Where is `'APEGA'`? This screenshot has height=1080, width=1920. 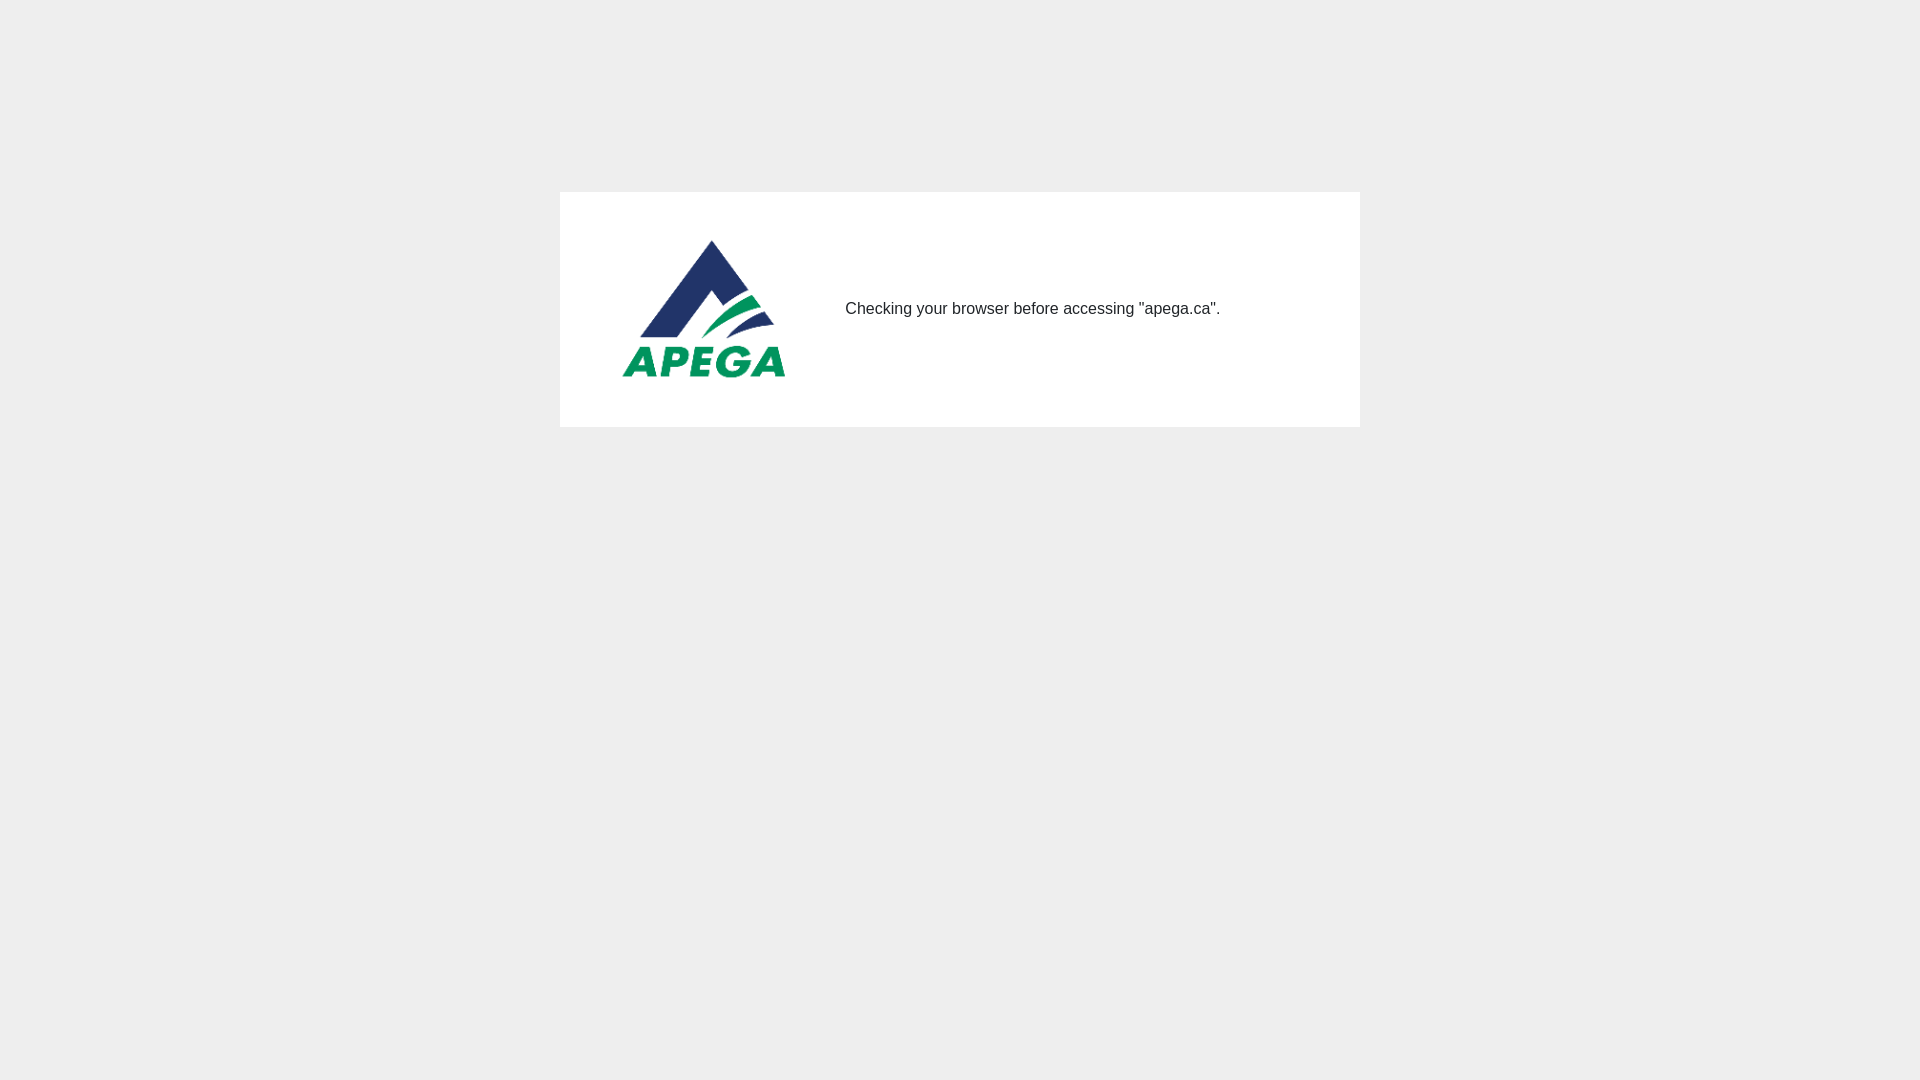
'APEGA' is located at coordinates (706, 309).